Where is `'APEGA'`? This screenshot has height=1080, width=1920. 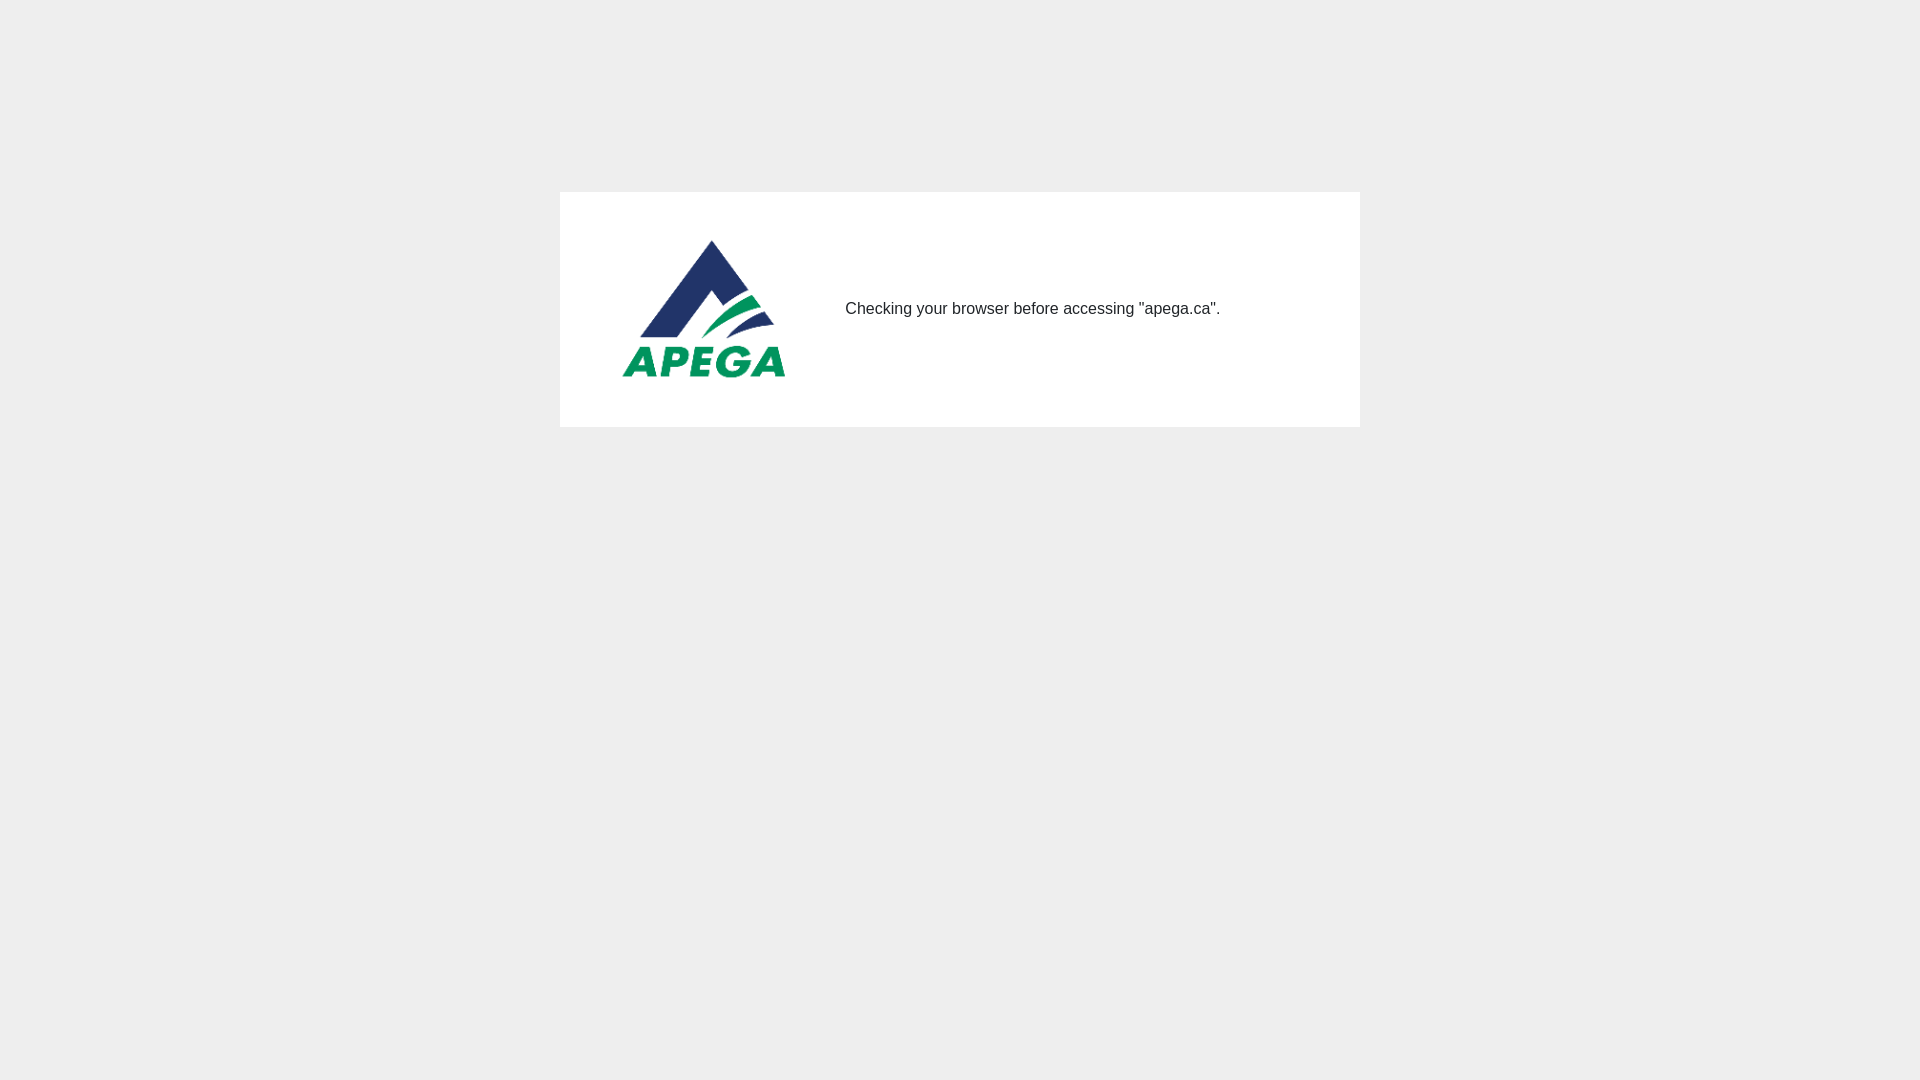
'APEGA' is located at coordinates (706, 309).